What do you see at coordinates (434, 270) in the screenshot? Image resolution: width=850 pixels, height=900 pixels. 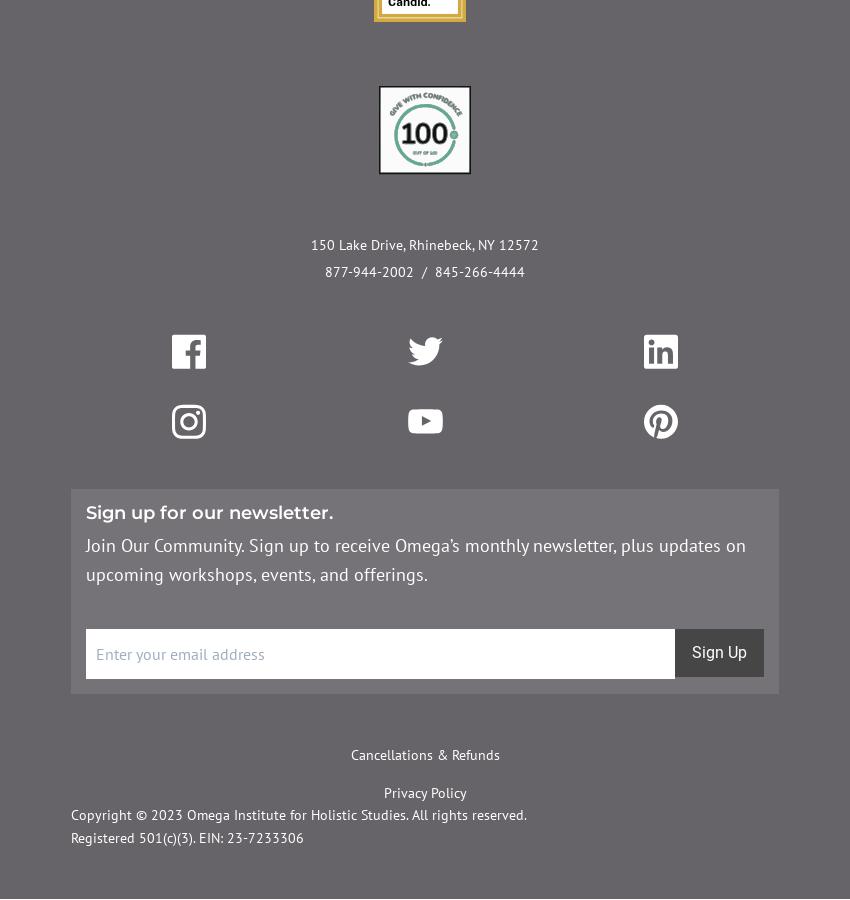 I see `'845-266-4444'` at bounding box center [434, 270].